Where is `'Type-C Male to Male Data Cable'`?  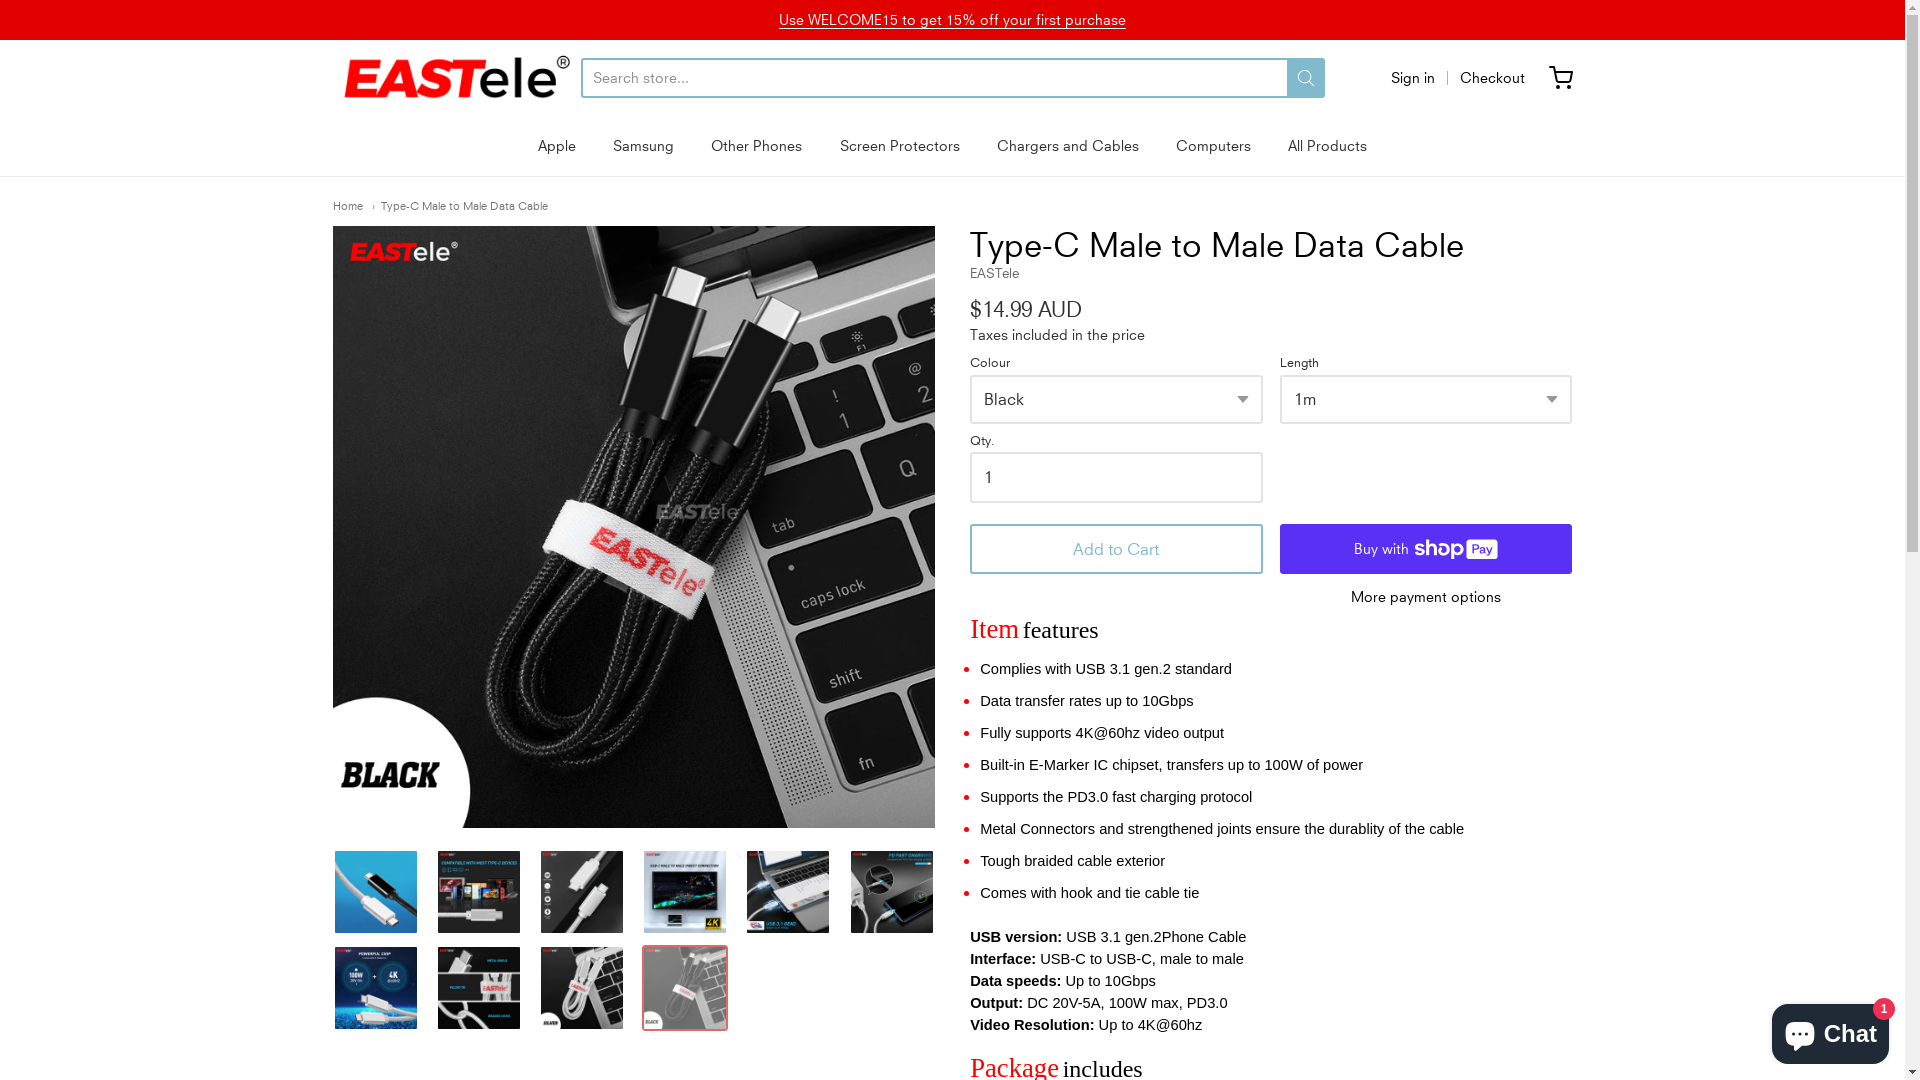
'Type-C Male to Male Data Cable' is located at coordinates (580, 986).